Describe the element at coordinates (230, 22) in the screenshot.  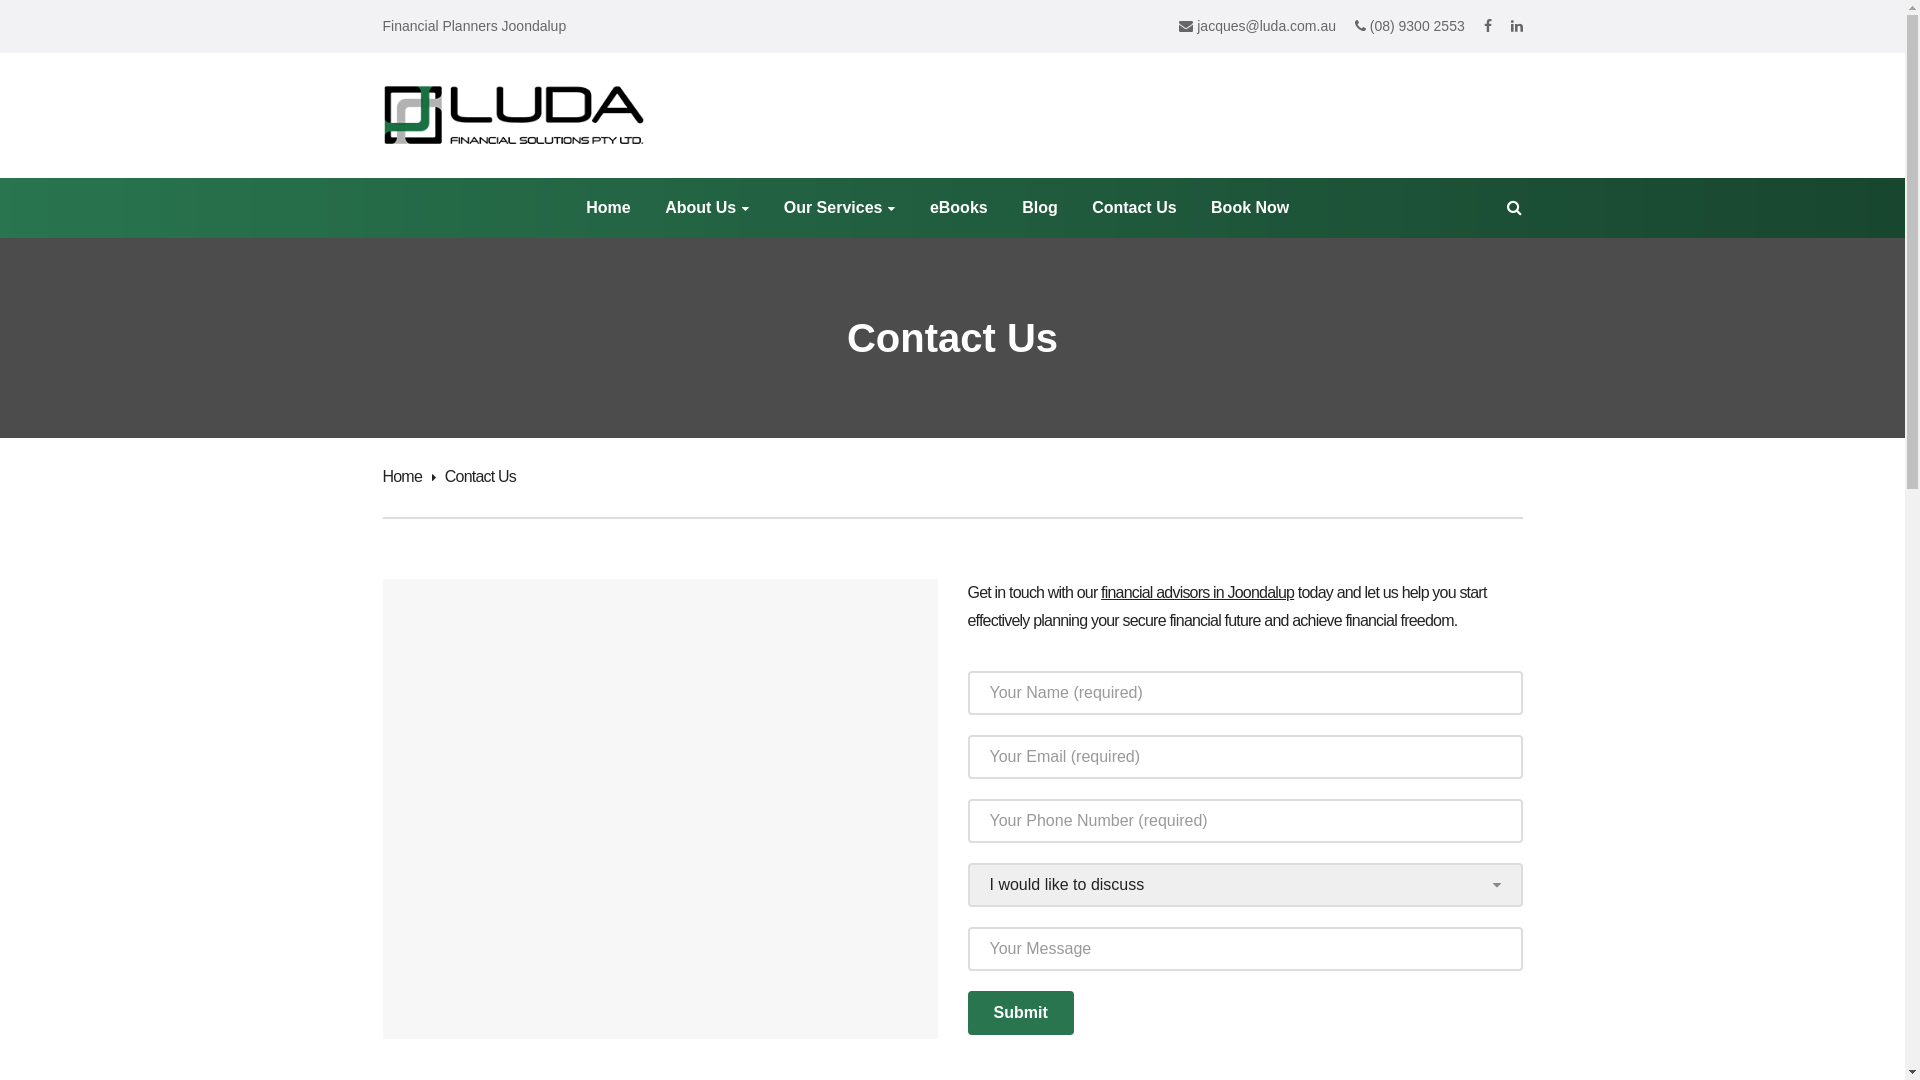
I see `'Search'` at that location.